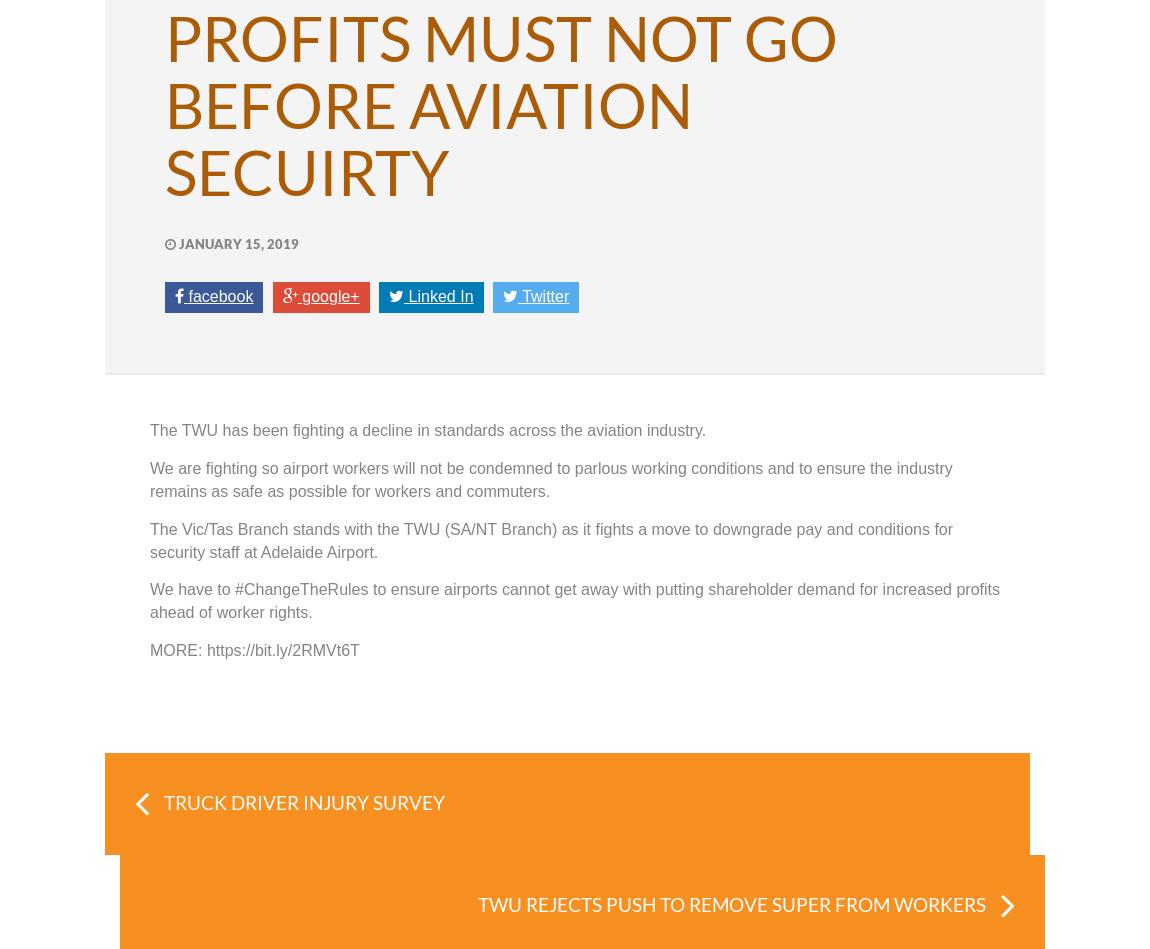  I want to click on 'TRUCK DRIVER INJURY SURVEY', so click(304, 801).